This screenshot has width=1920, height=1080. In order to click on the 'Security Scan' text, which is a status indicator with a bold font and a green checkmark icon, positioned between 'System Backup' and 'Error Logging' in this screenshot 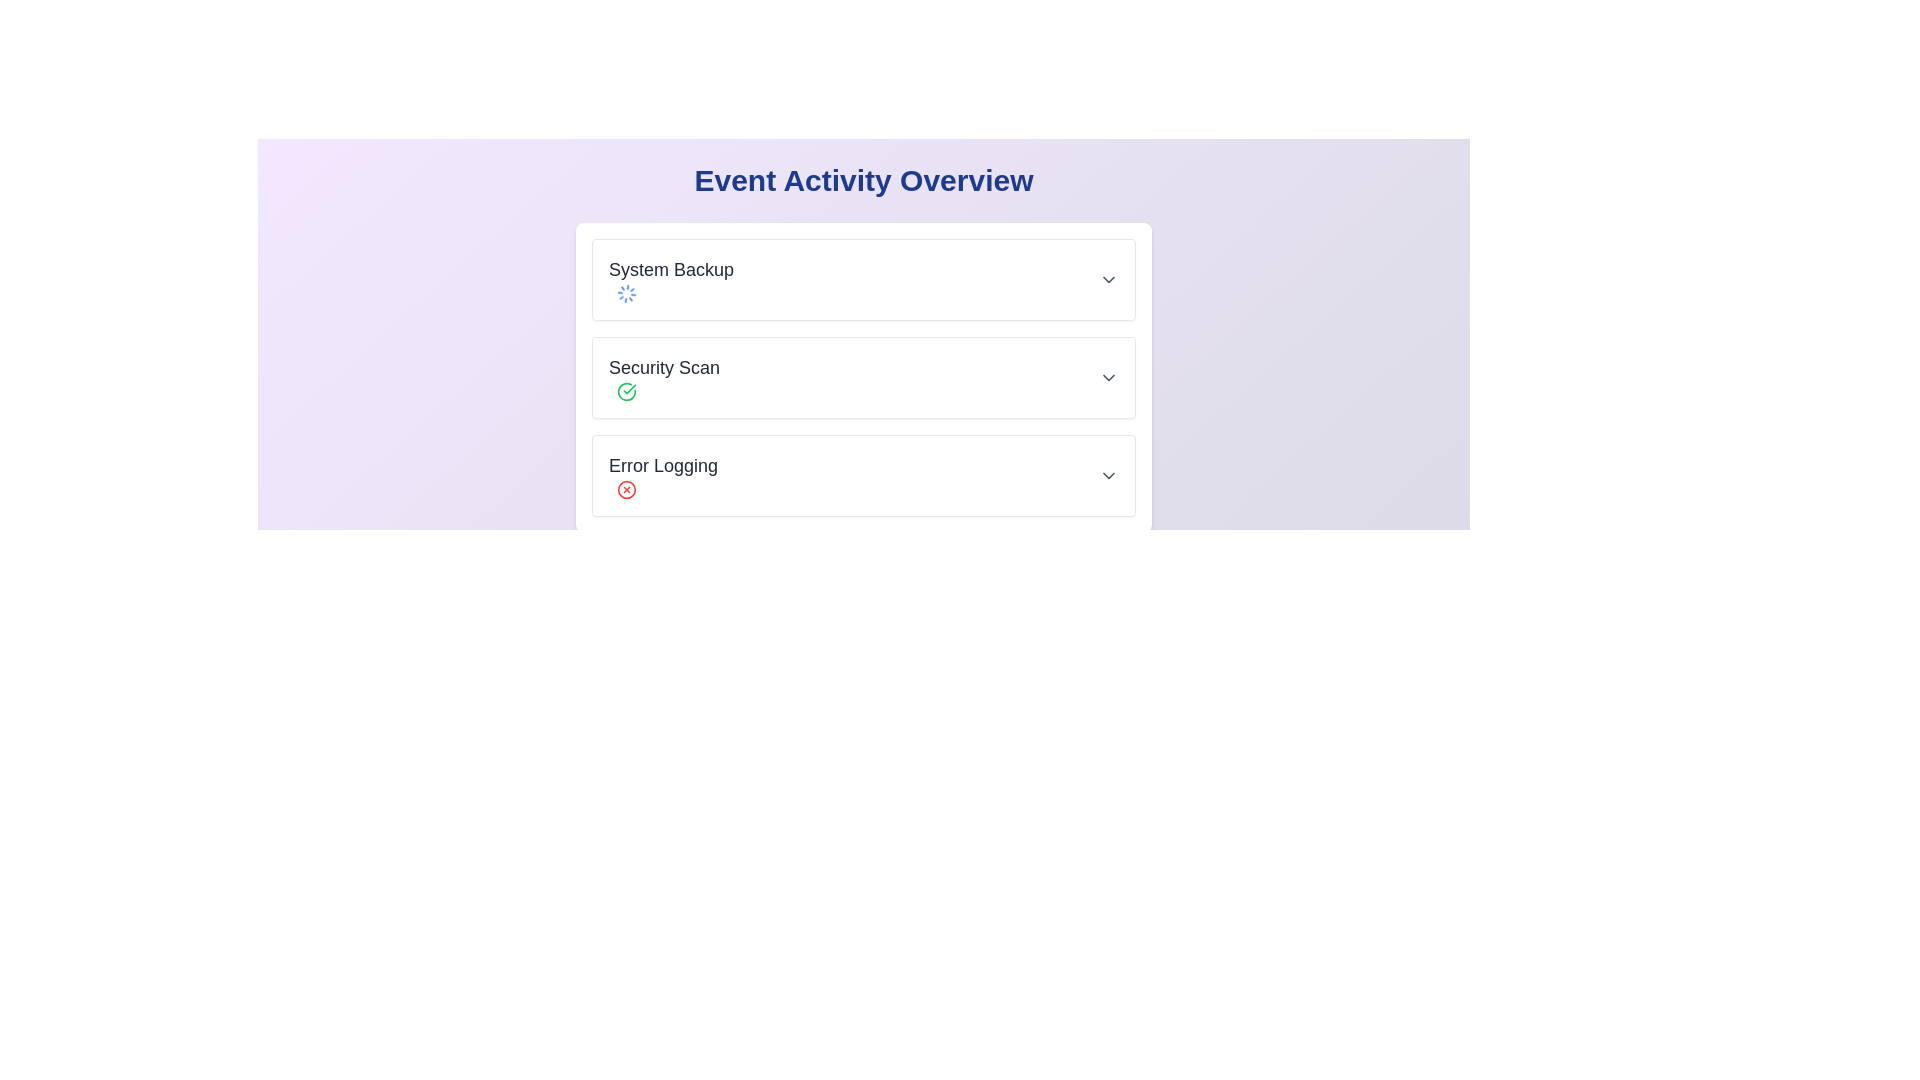, I will do `click(664, 378)`.